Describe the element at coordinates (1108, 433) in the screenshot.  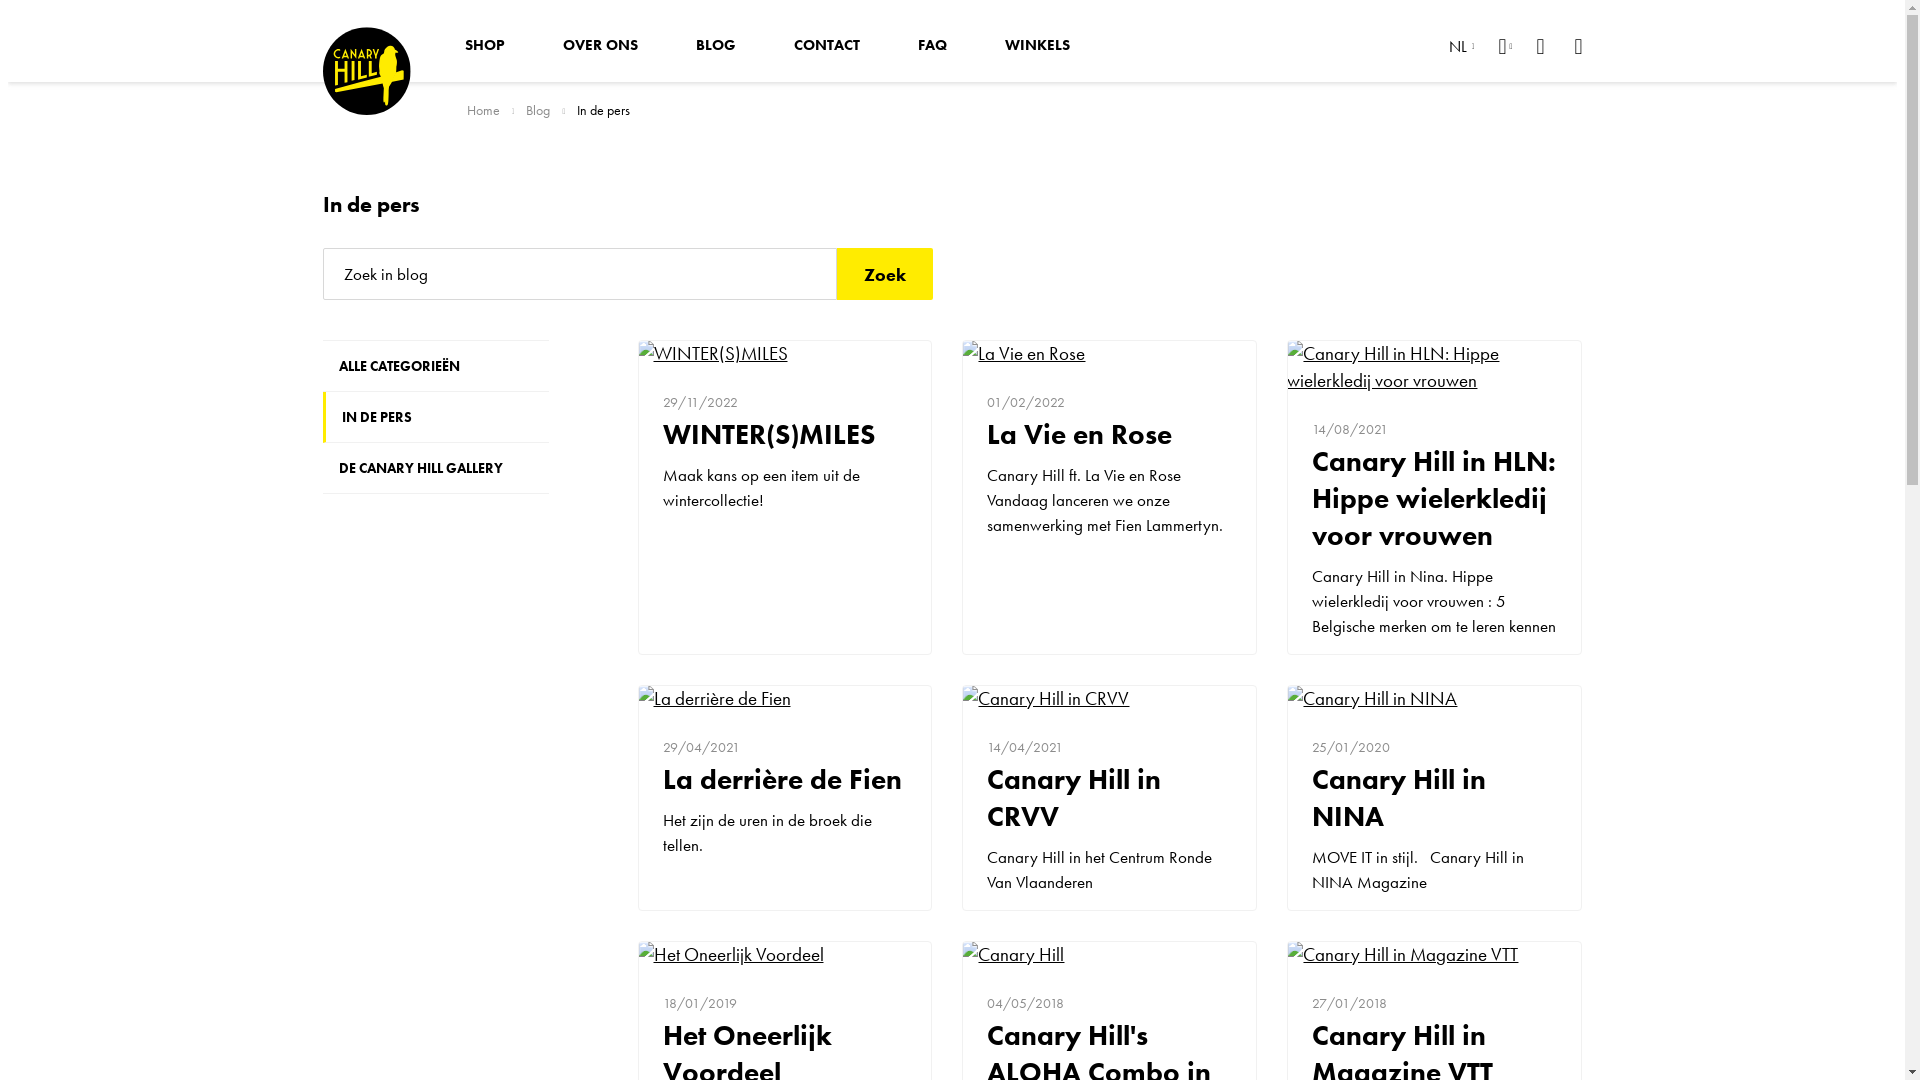
I see `'La Vie en Rose'` at that location.